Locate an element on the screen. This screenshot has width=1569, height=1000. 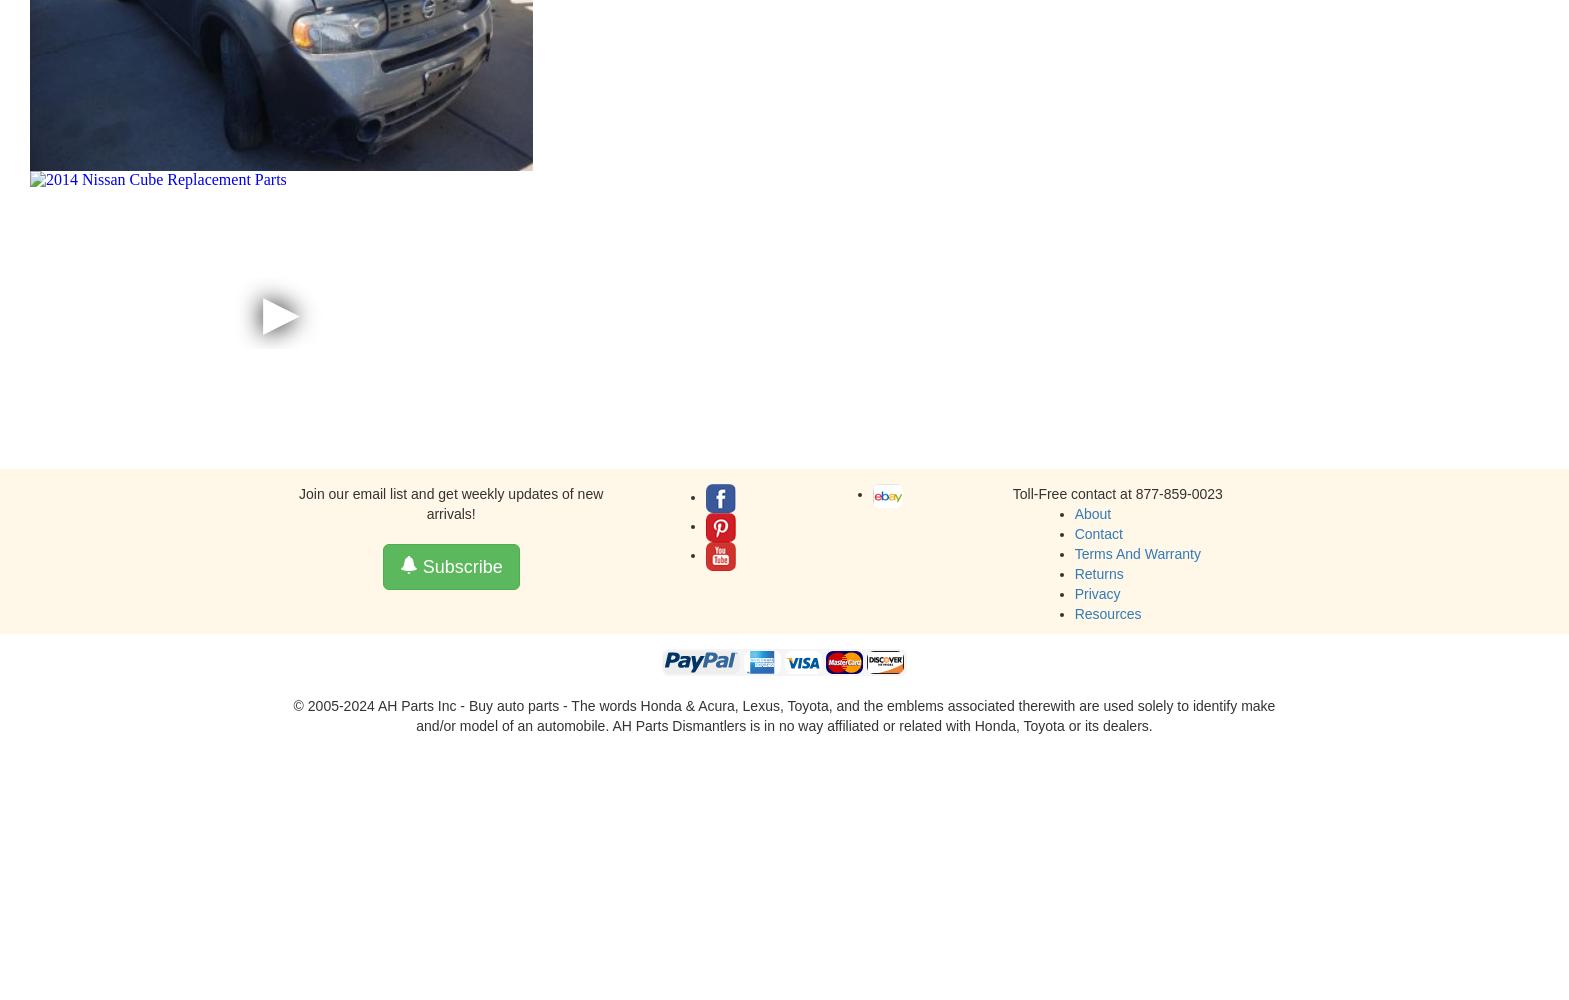
'Subscribe' is located at coordinates (458, 565).